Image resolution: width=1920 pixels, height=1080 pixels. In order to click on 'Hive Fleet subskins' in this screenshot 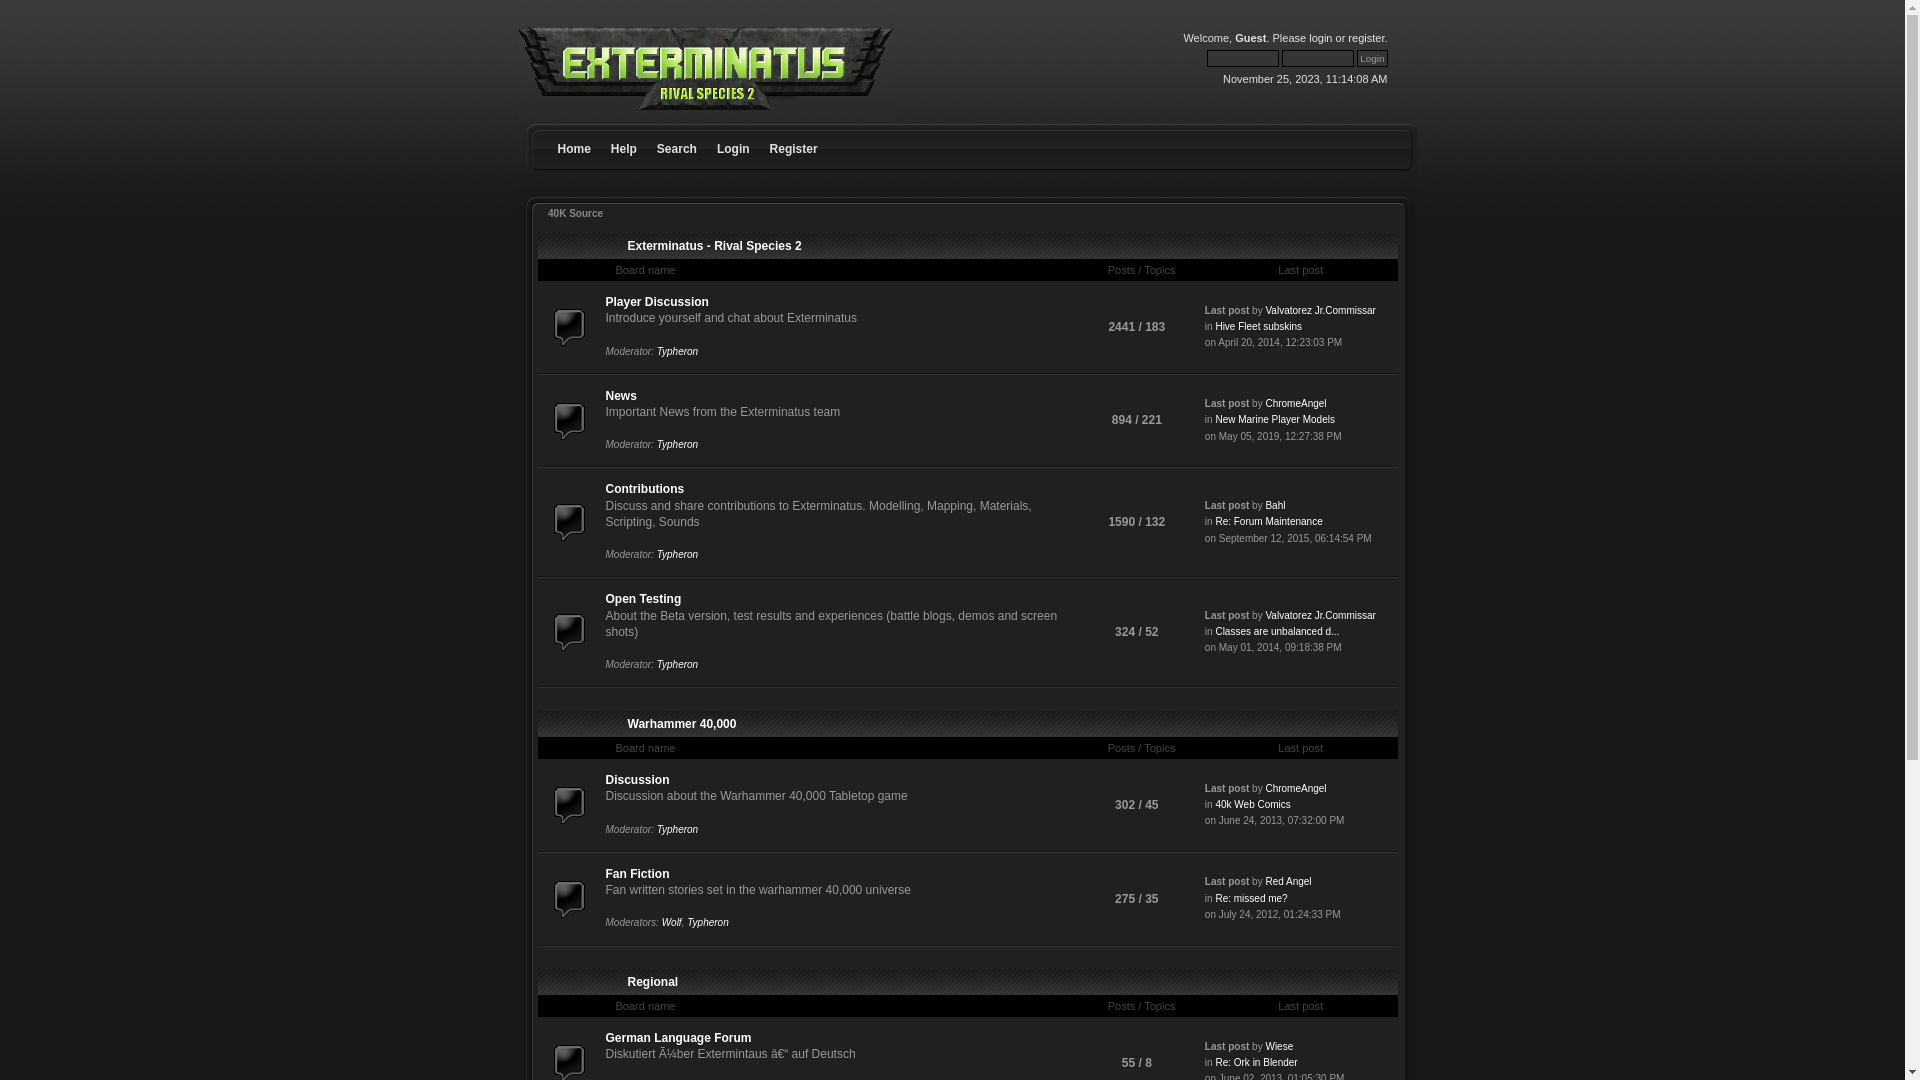, I will do `click(1257, 325)`.